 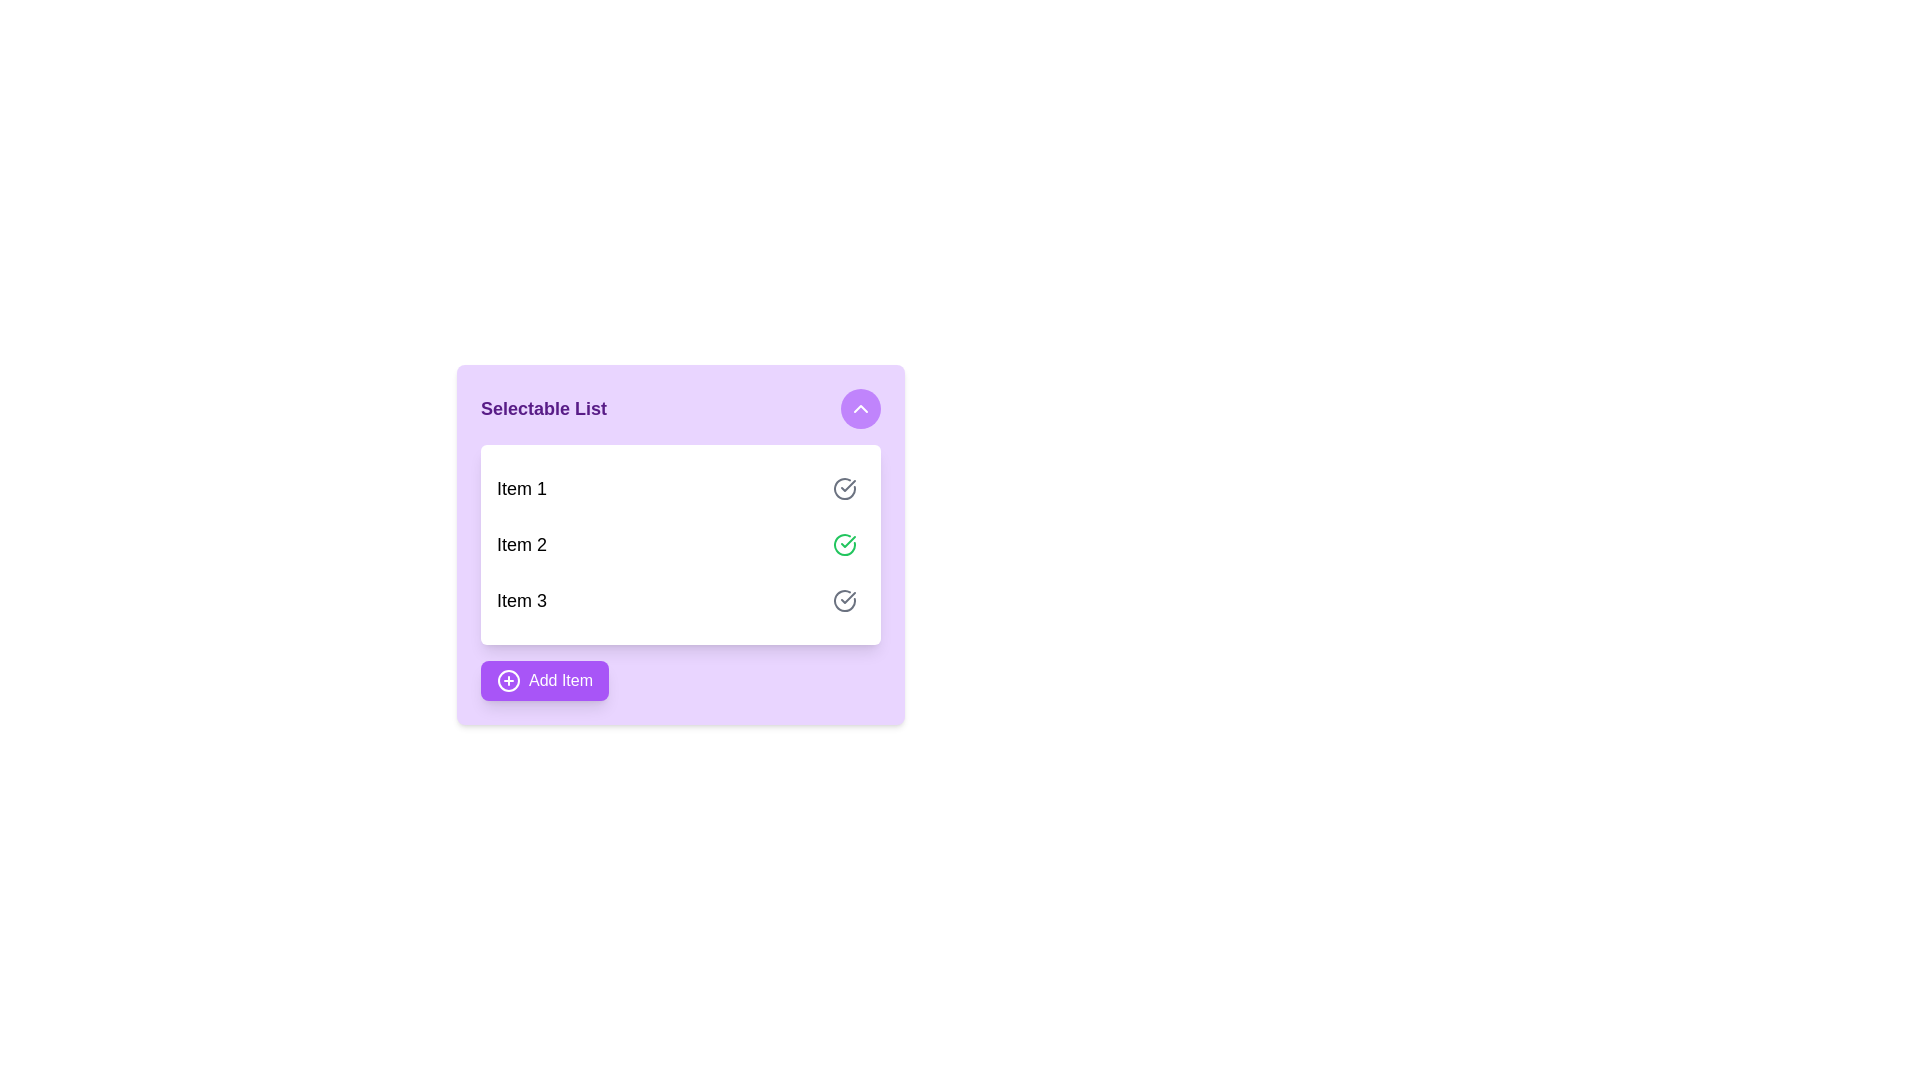 What do you see at coordinates (844, 489) in the screenshot?
I see `the circular icon button with a gray outline and checkmark inside` at bounding box center [844, 489].